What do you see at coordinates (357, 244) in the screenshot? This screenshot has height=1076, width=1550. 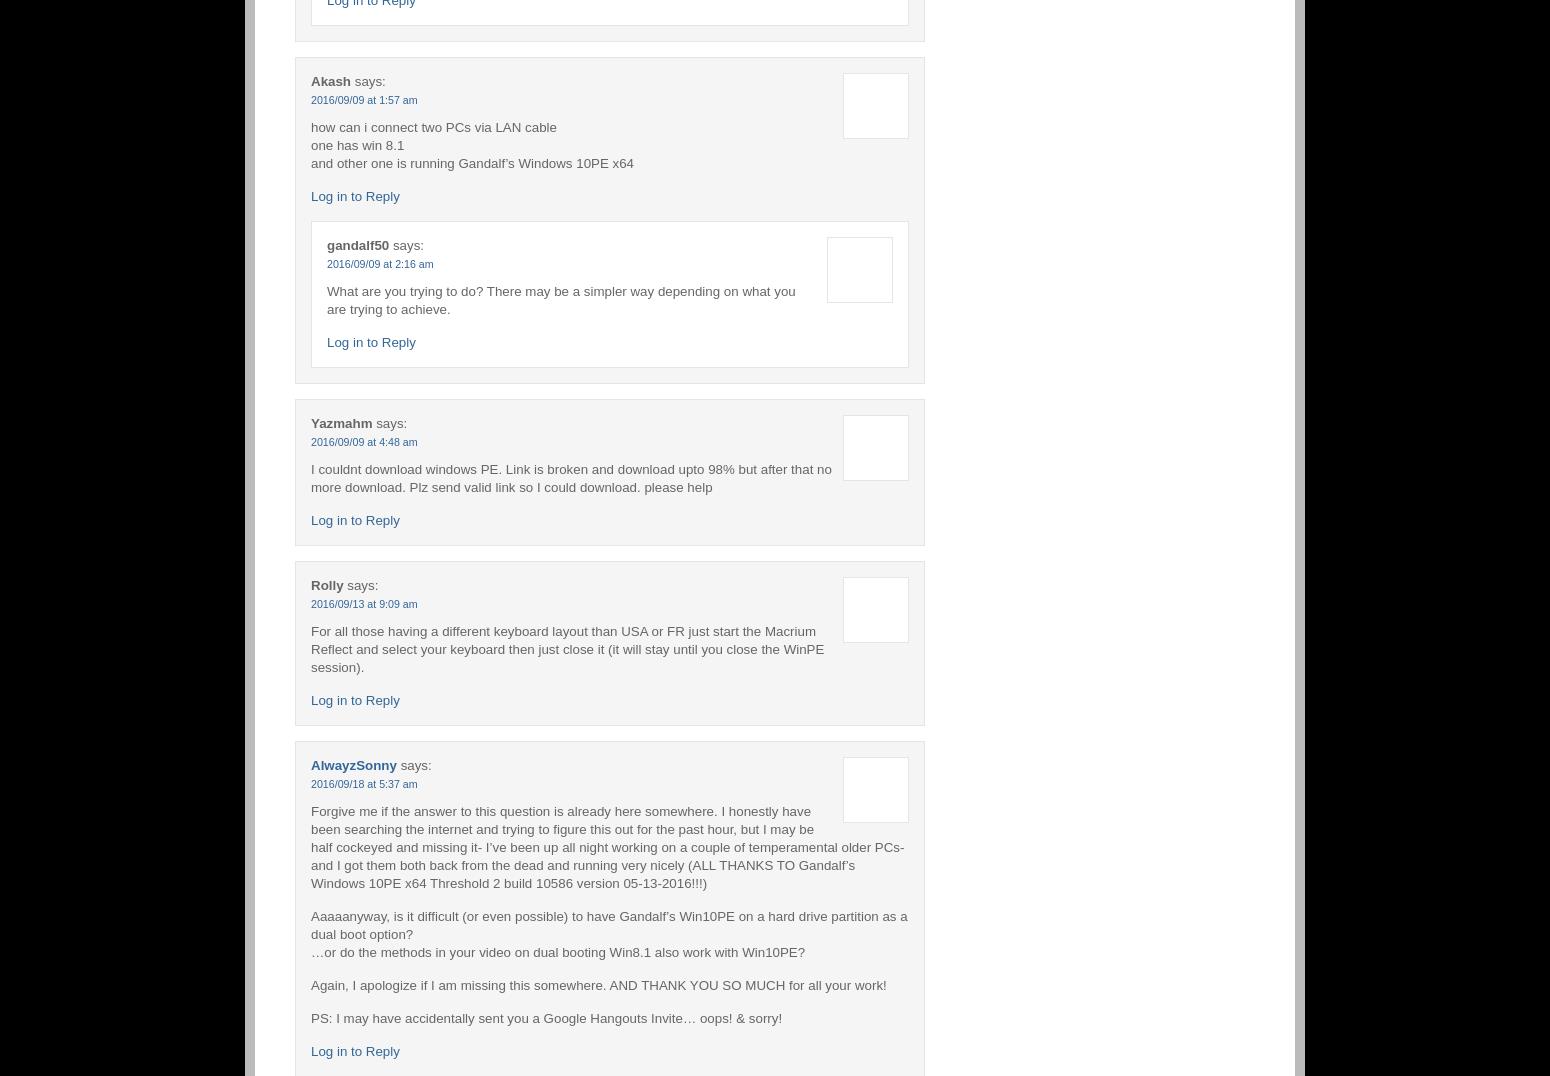 I see `'gandalf50'` at bounding box center [357, 244].